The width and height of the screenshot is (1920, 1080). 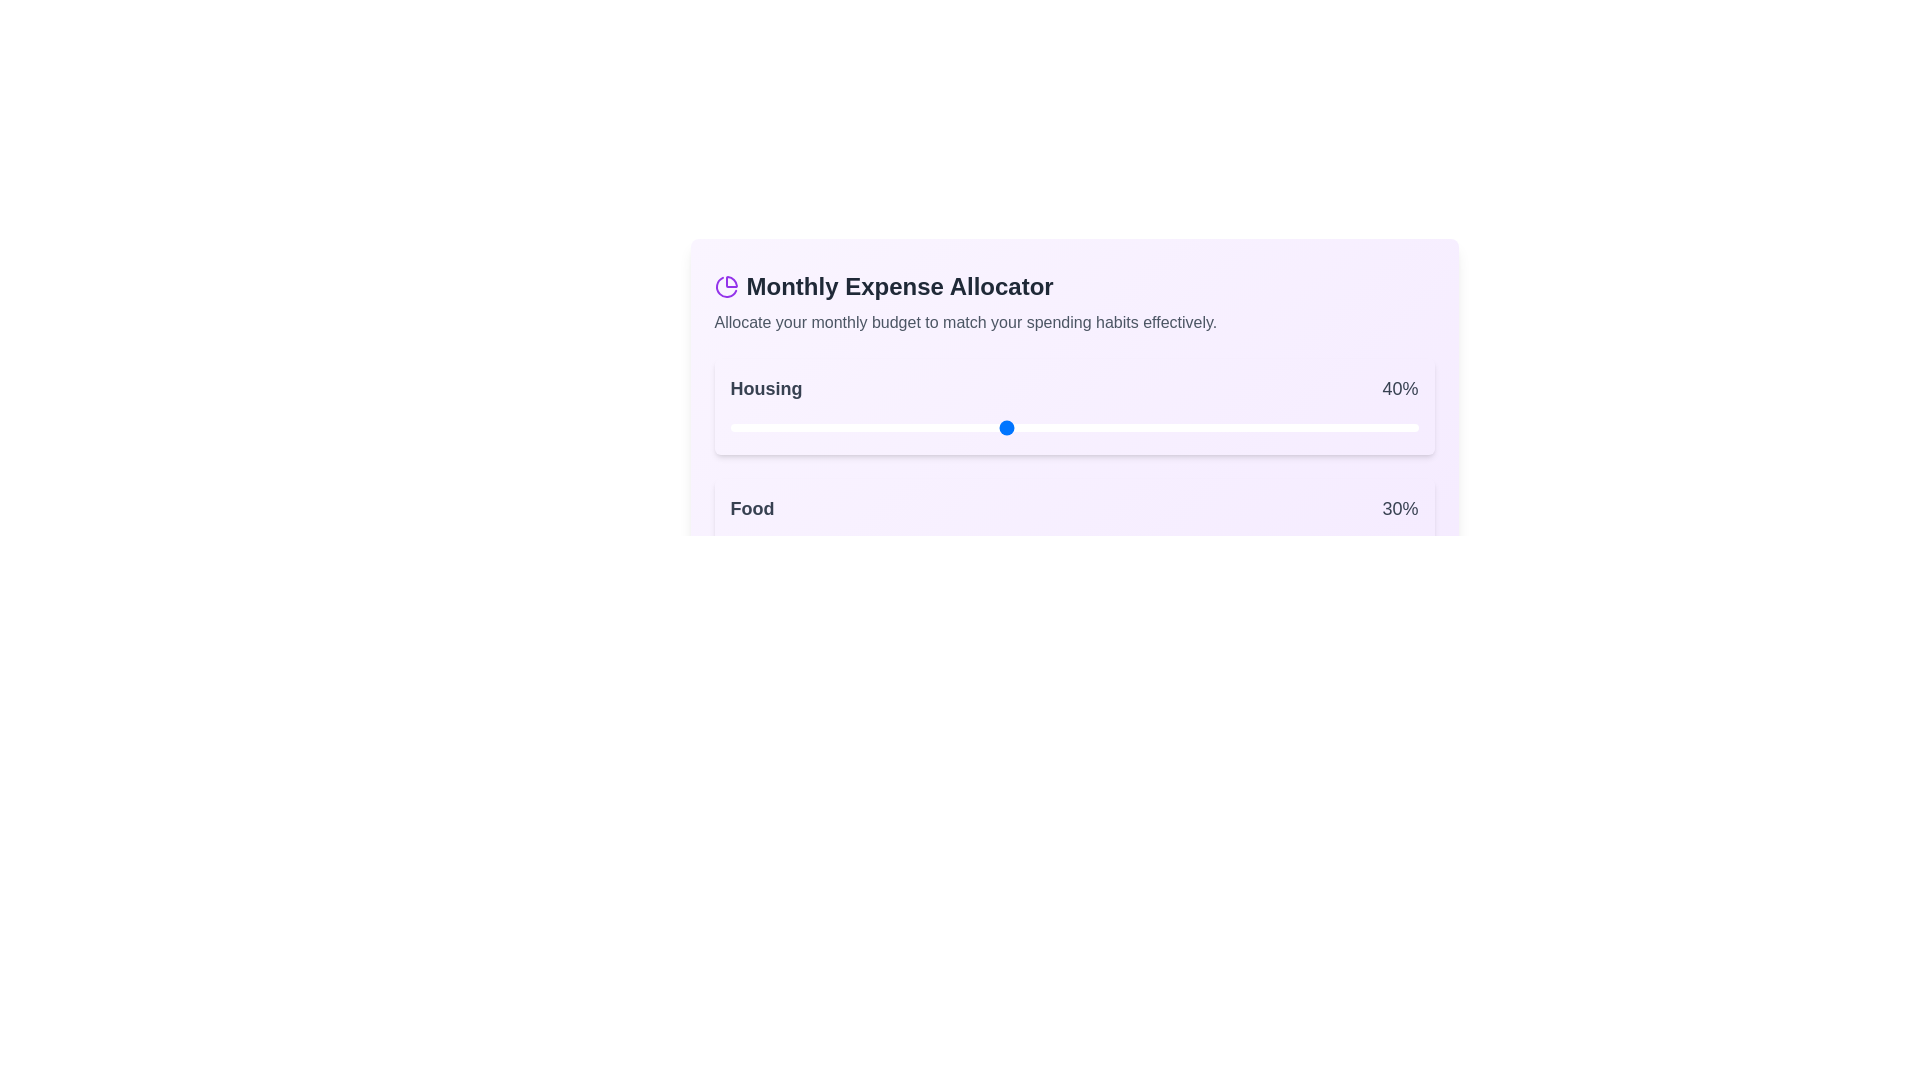 What do you see at coordinates (1073, 389) in the screenshot?
I see `the text label displaying the allocated percentage for housing expenses, which shows 'Housing' on the left and '40%' on the right, positioned above the slider control in the budgeting application` at bounding box center [1073, 389].